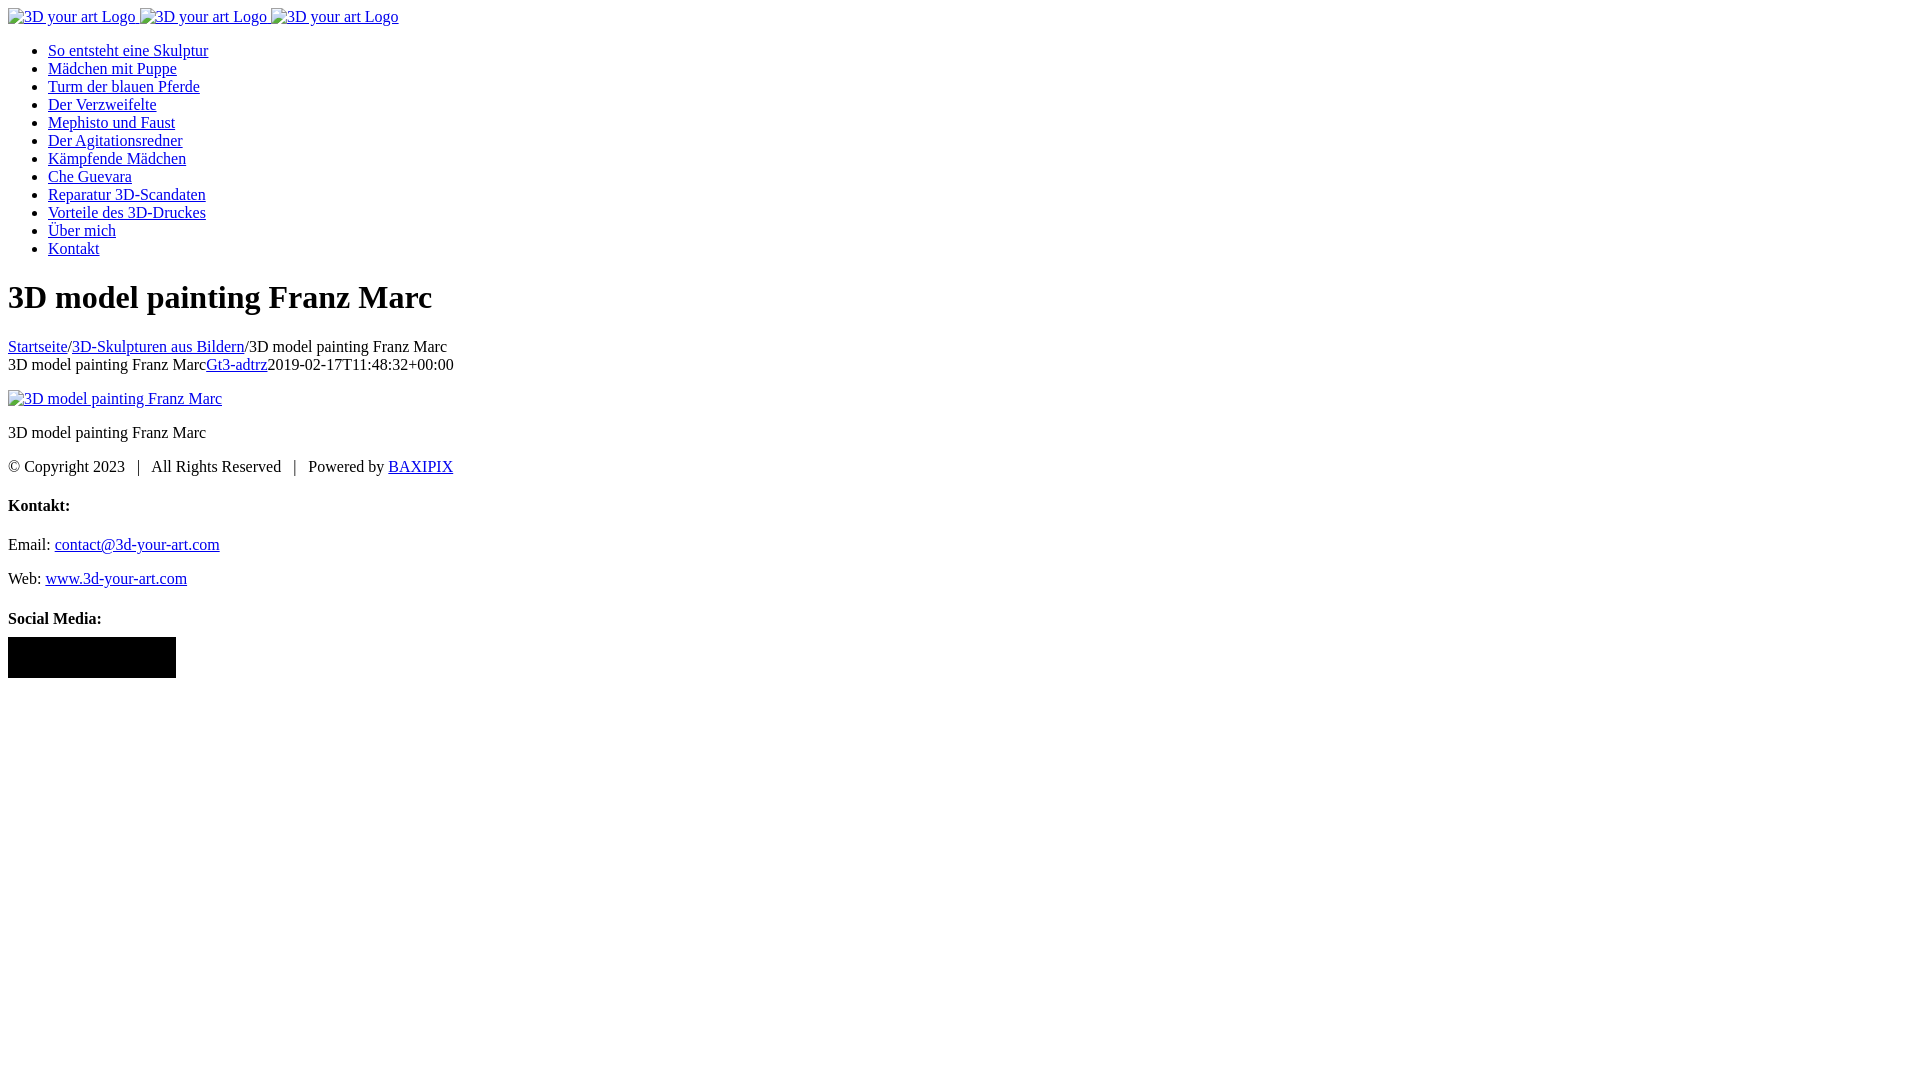  What do you see at coordinates (7, 7) in the screenshot?
I see `'Zum Inhalt springen'` at bounding box center [7, 7].